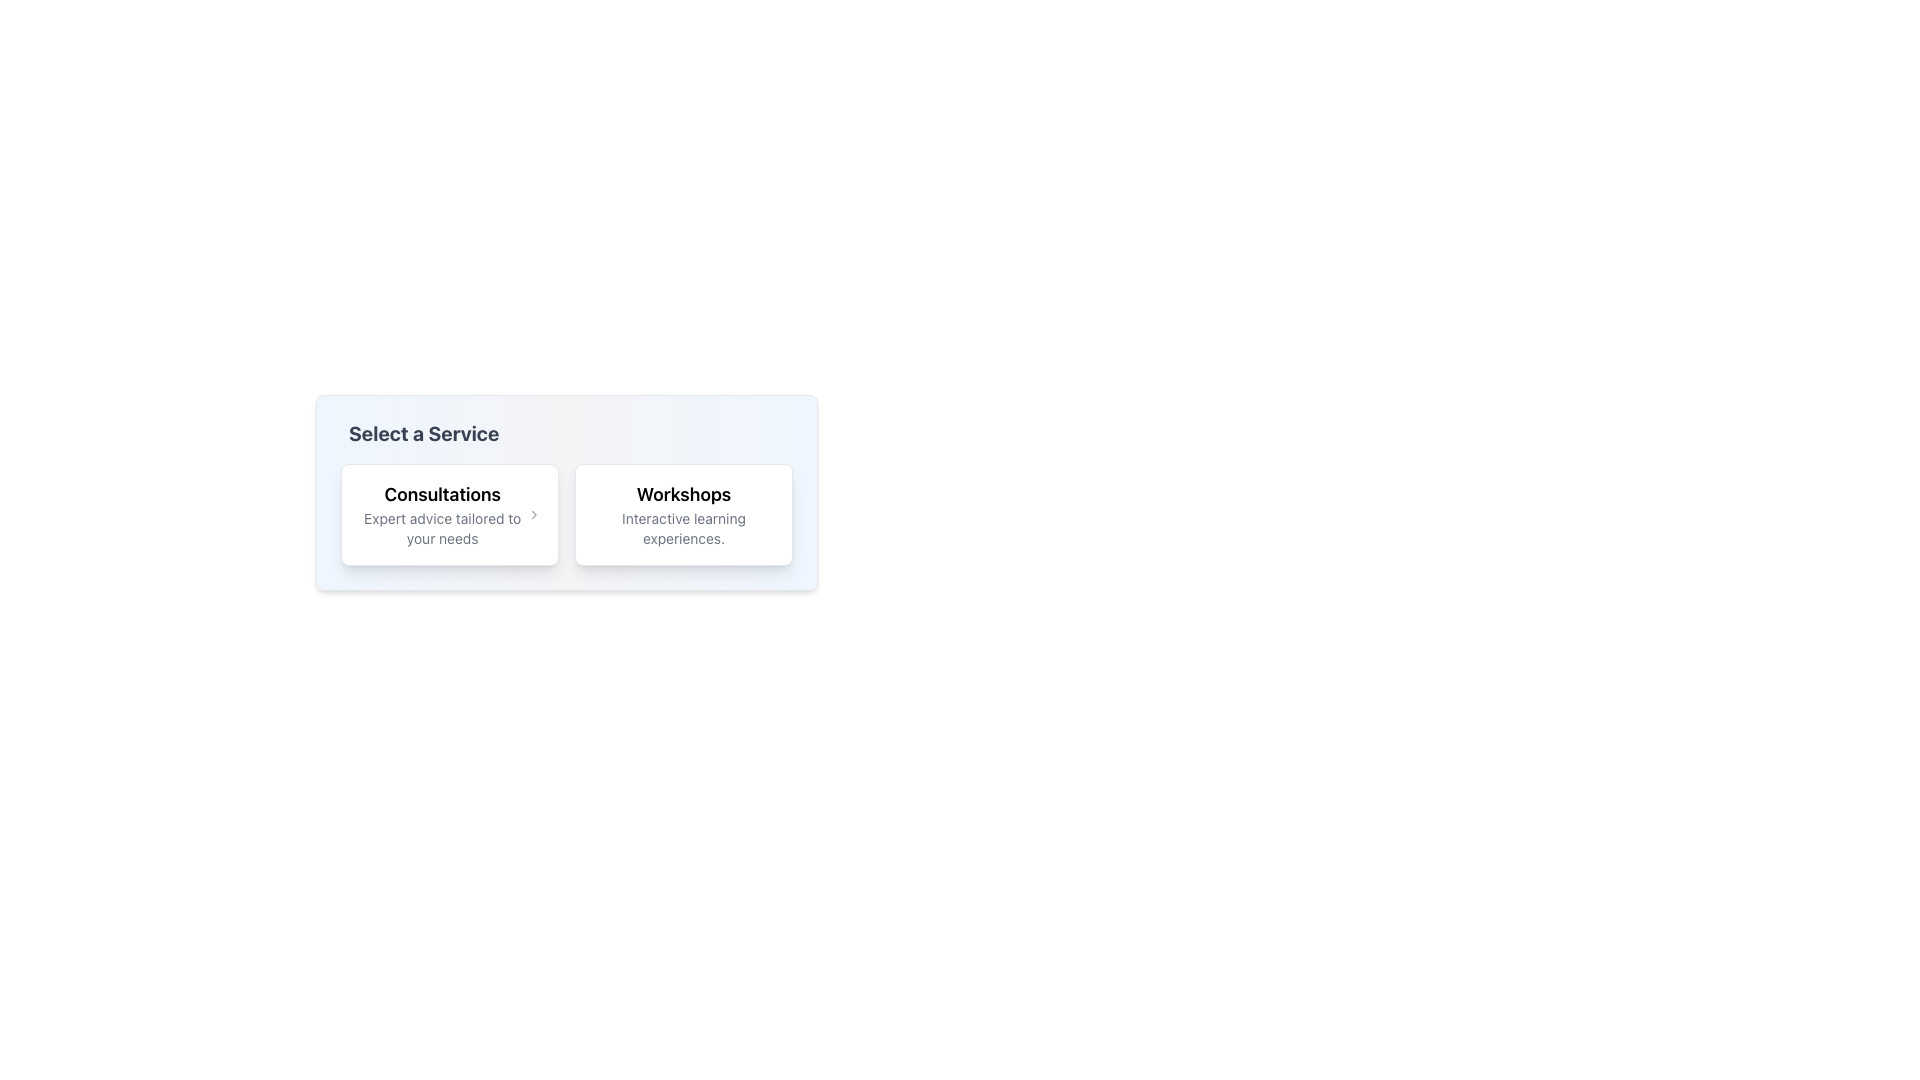  What do you see at coordinates (684, 527) in the screenshot?
I see `the descriptive Text Label located below the 'Workshops' title within the Workshops card, which provides additional information about the service offerings` at bounding box center [684, 527].